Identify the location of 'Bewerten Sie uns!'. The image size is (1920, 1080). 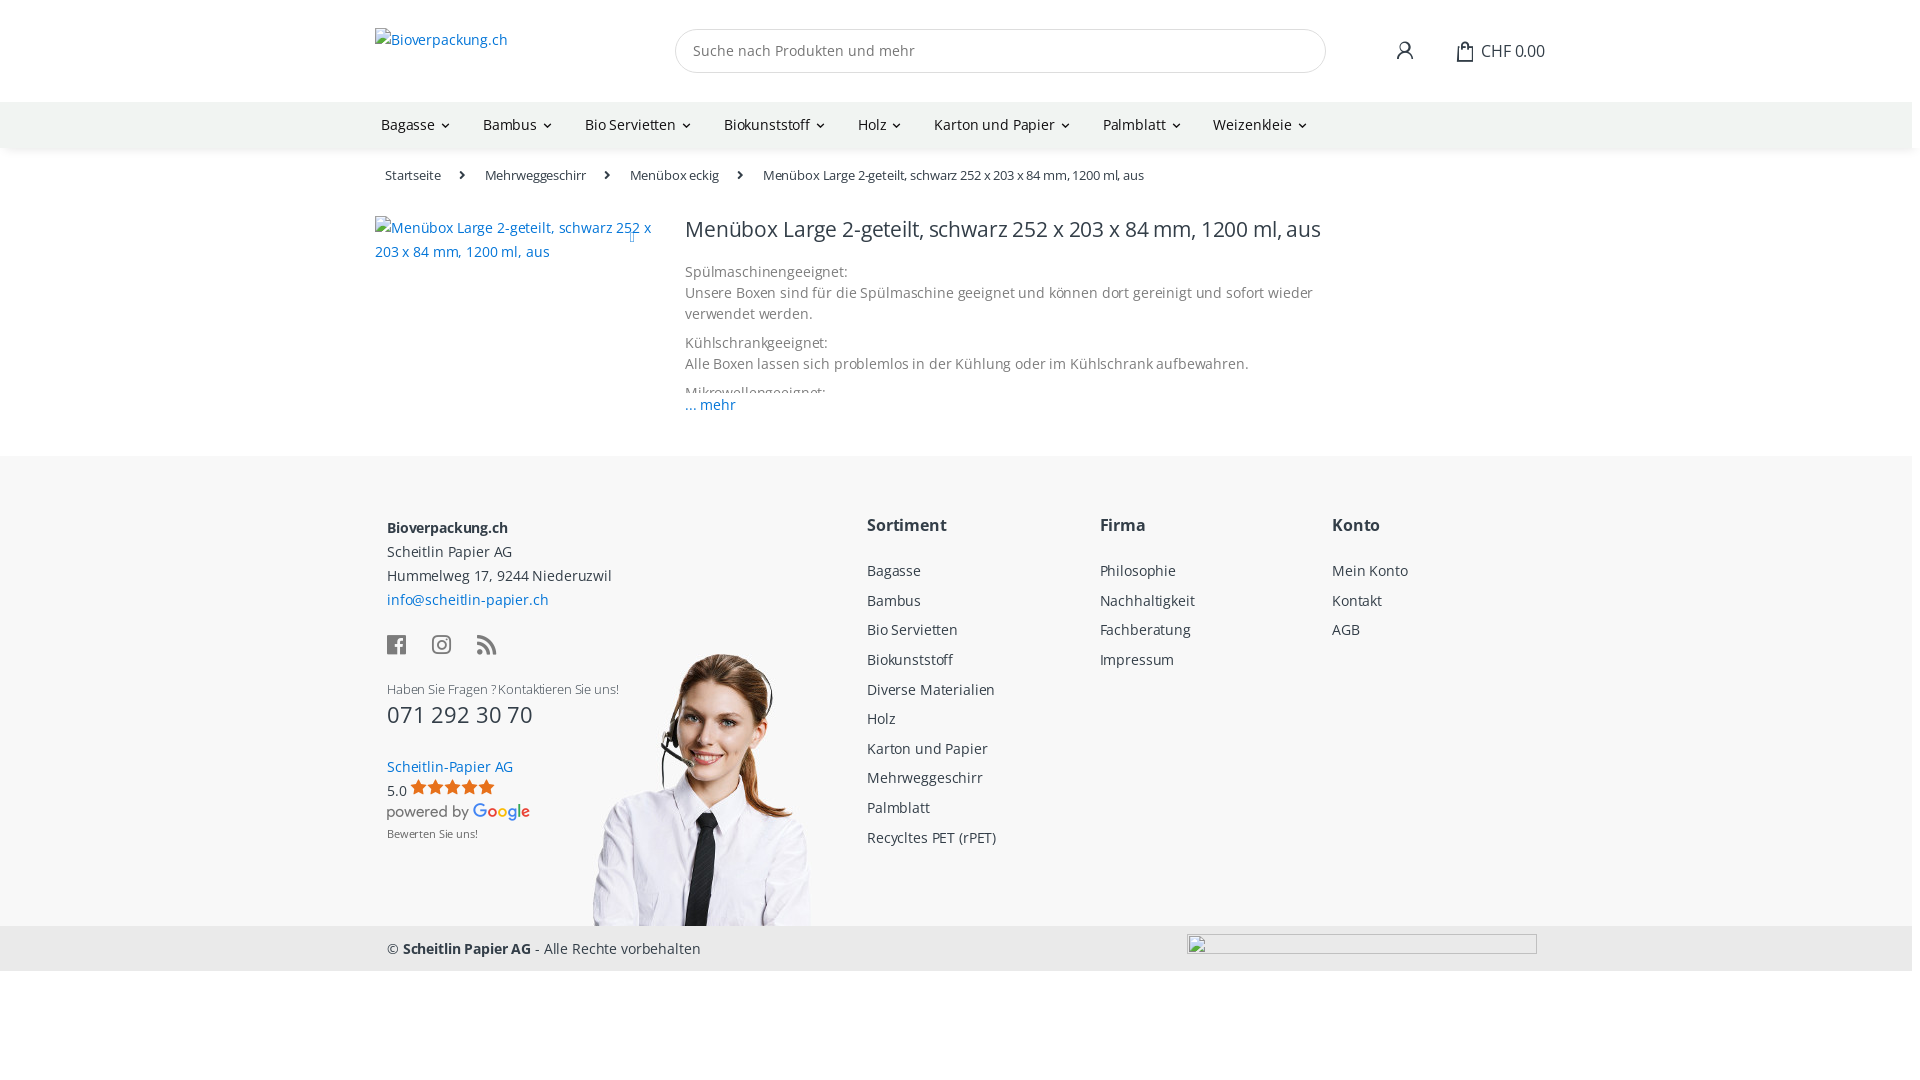
(431, 833).